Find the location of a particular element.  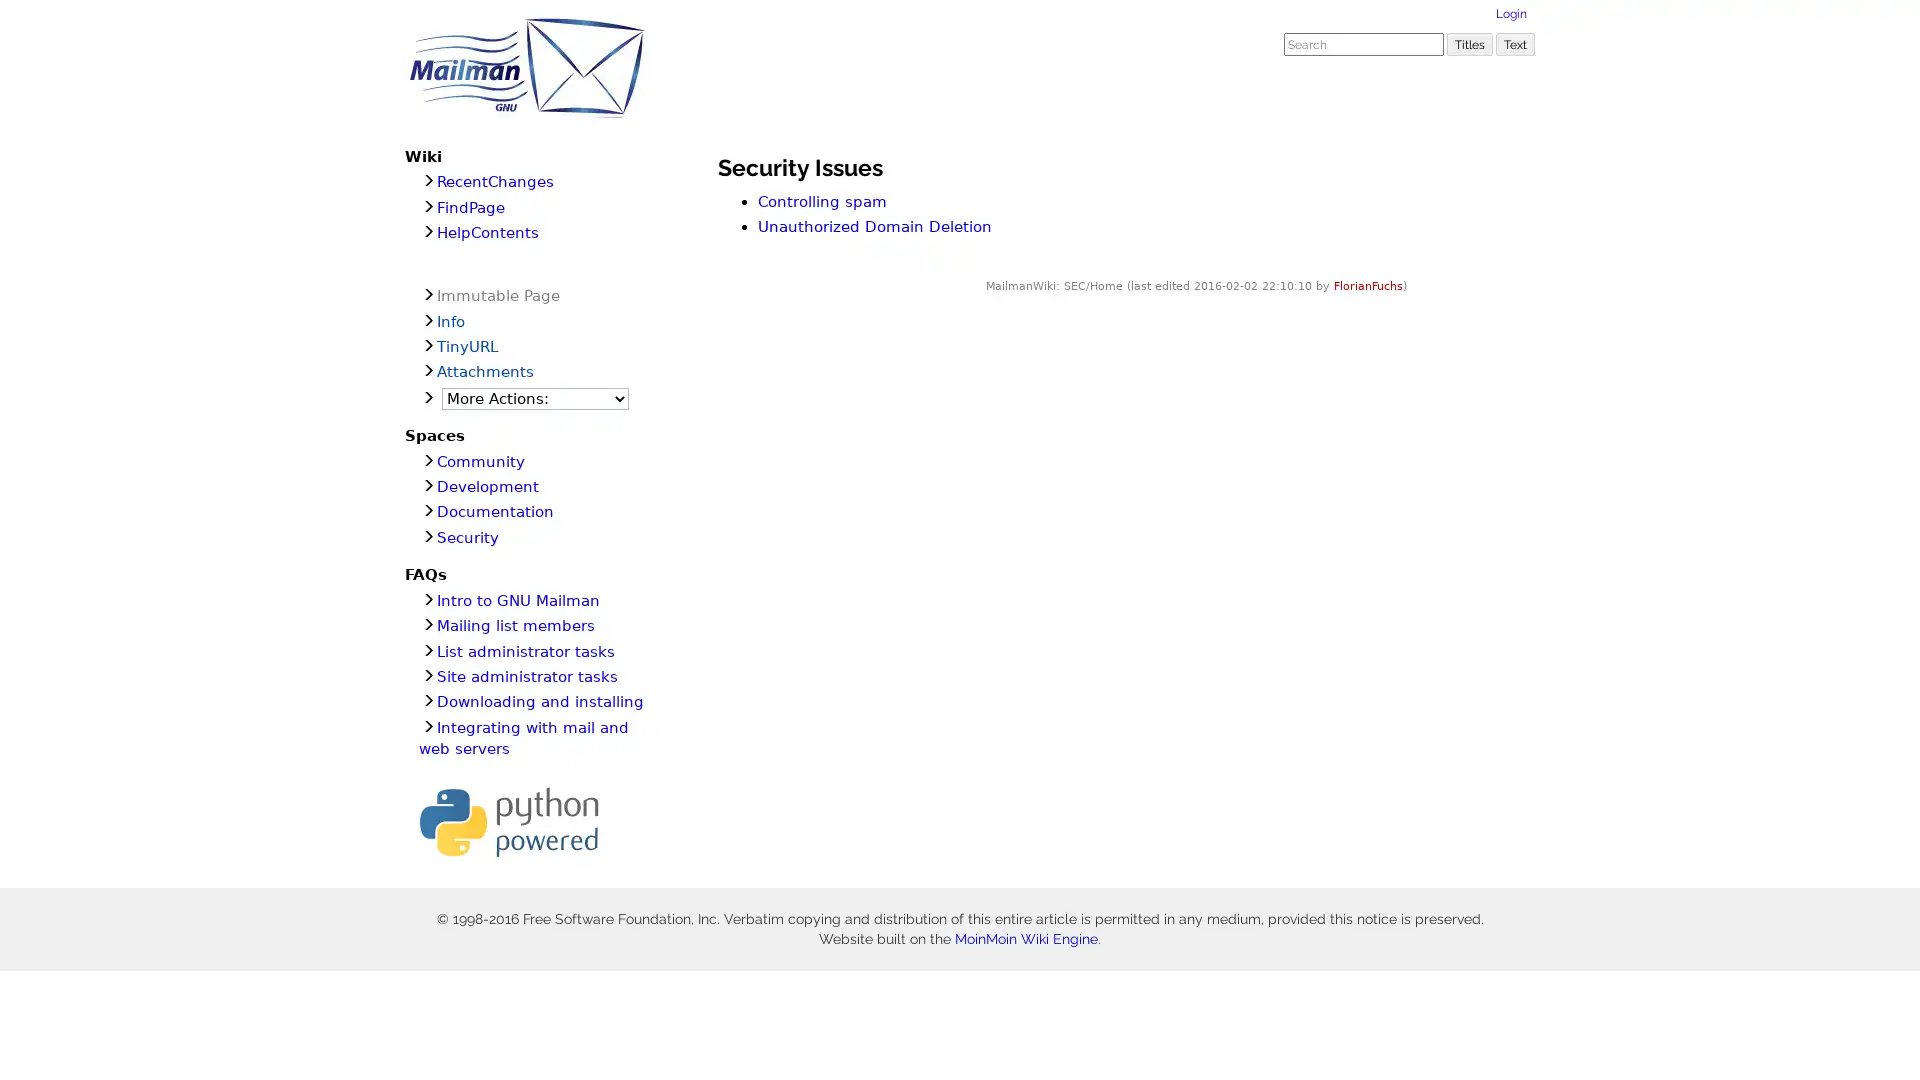

Titles is located at coordinates (1469, 43).